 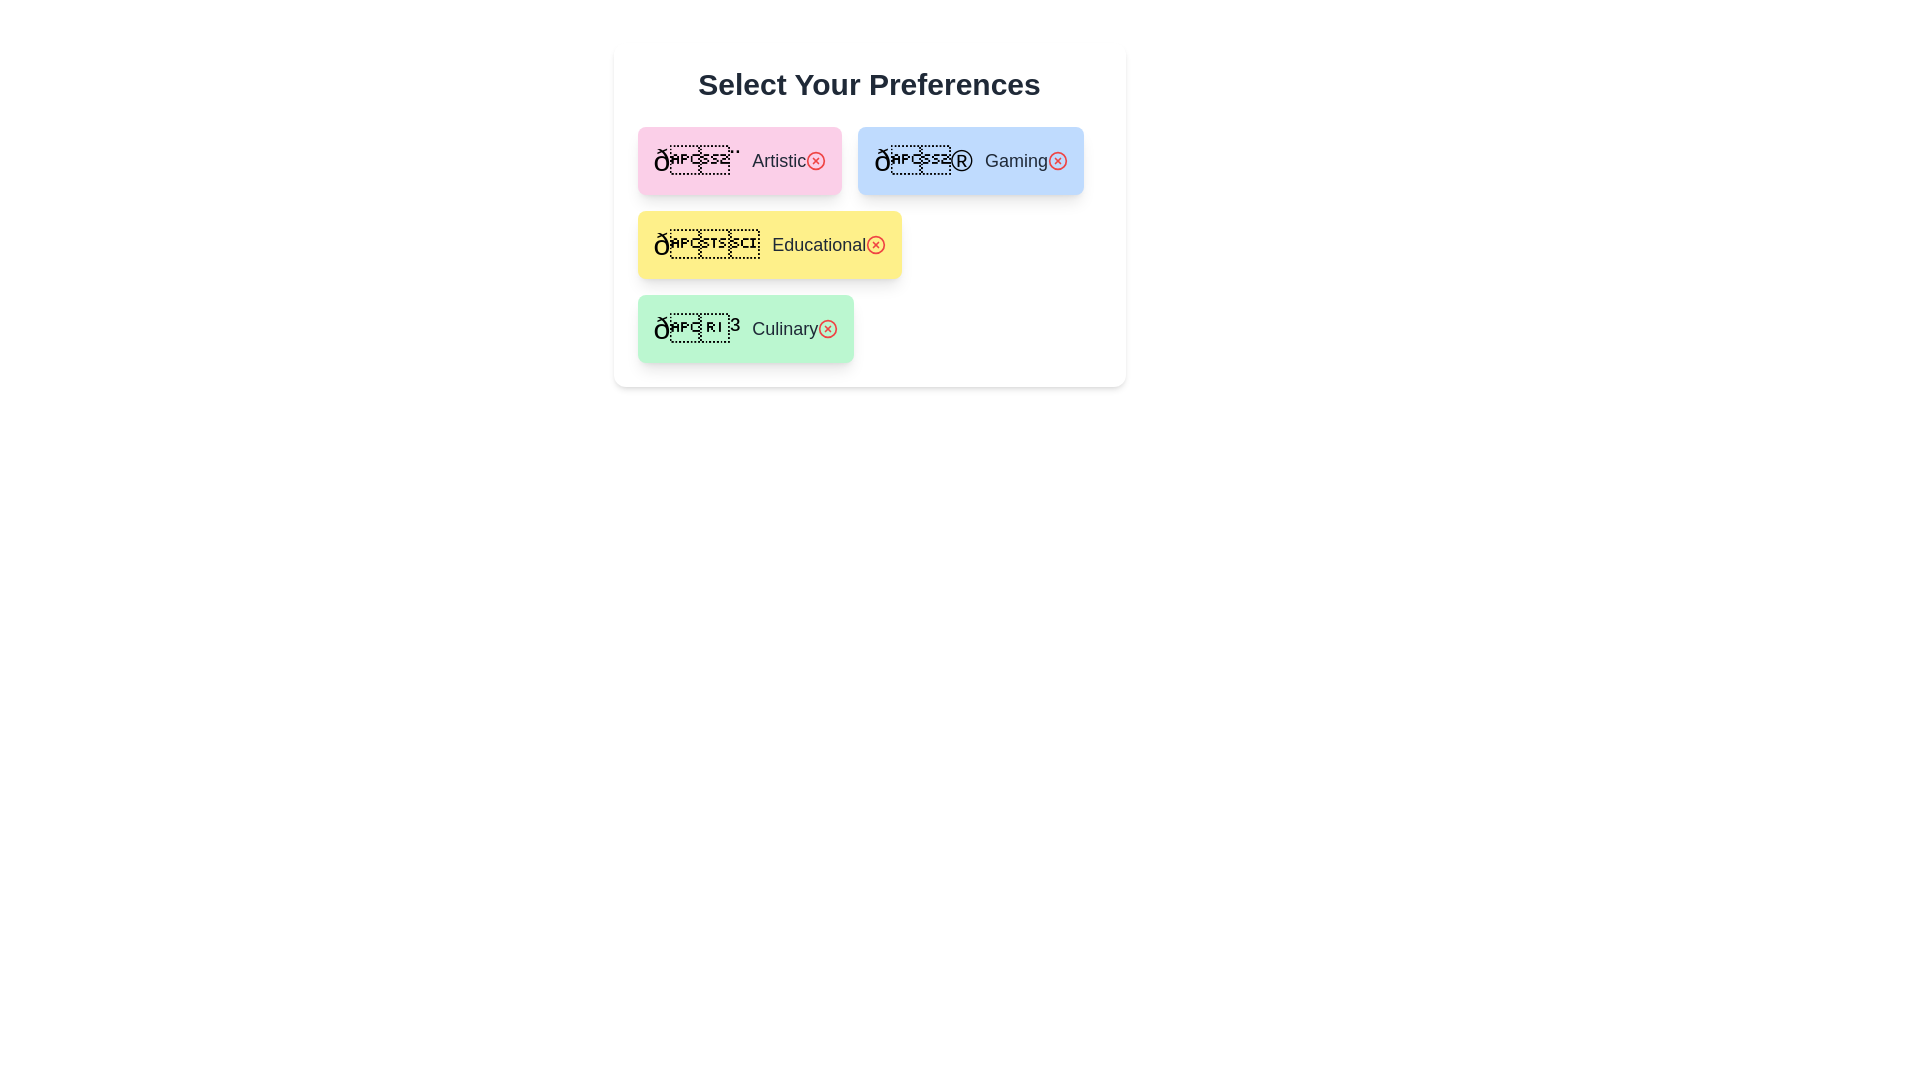 I want to click on the preference Culinary to view its details, so click(x=744, y=327).